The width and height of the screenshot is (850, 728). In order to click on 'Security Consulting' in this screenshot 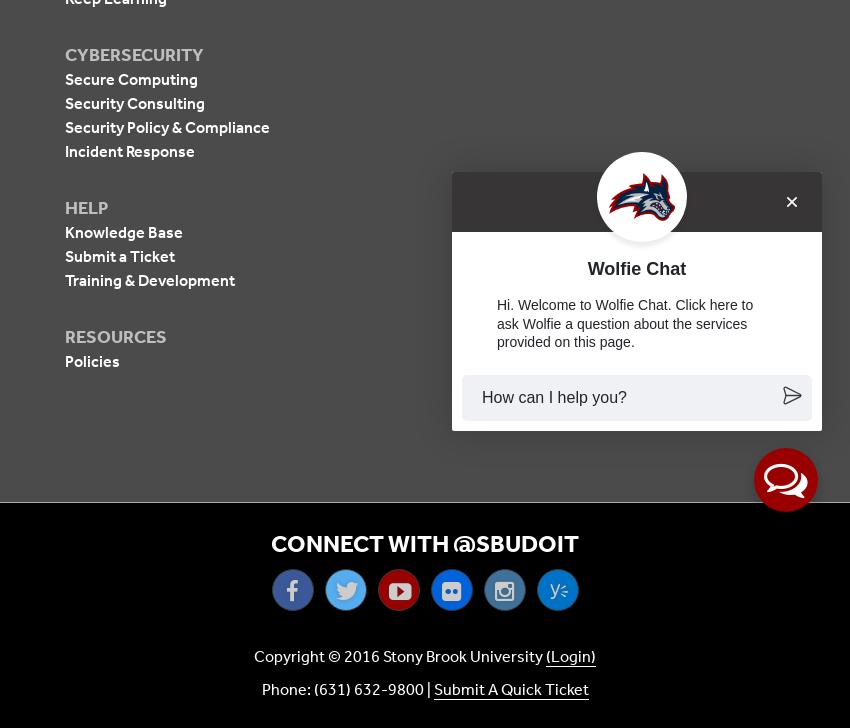, I will do `click(65, 102)`.